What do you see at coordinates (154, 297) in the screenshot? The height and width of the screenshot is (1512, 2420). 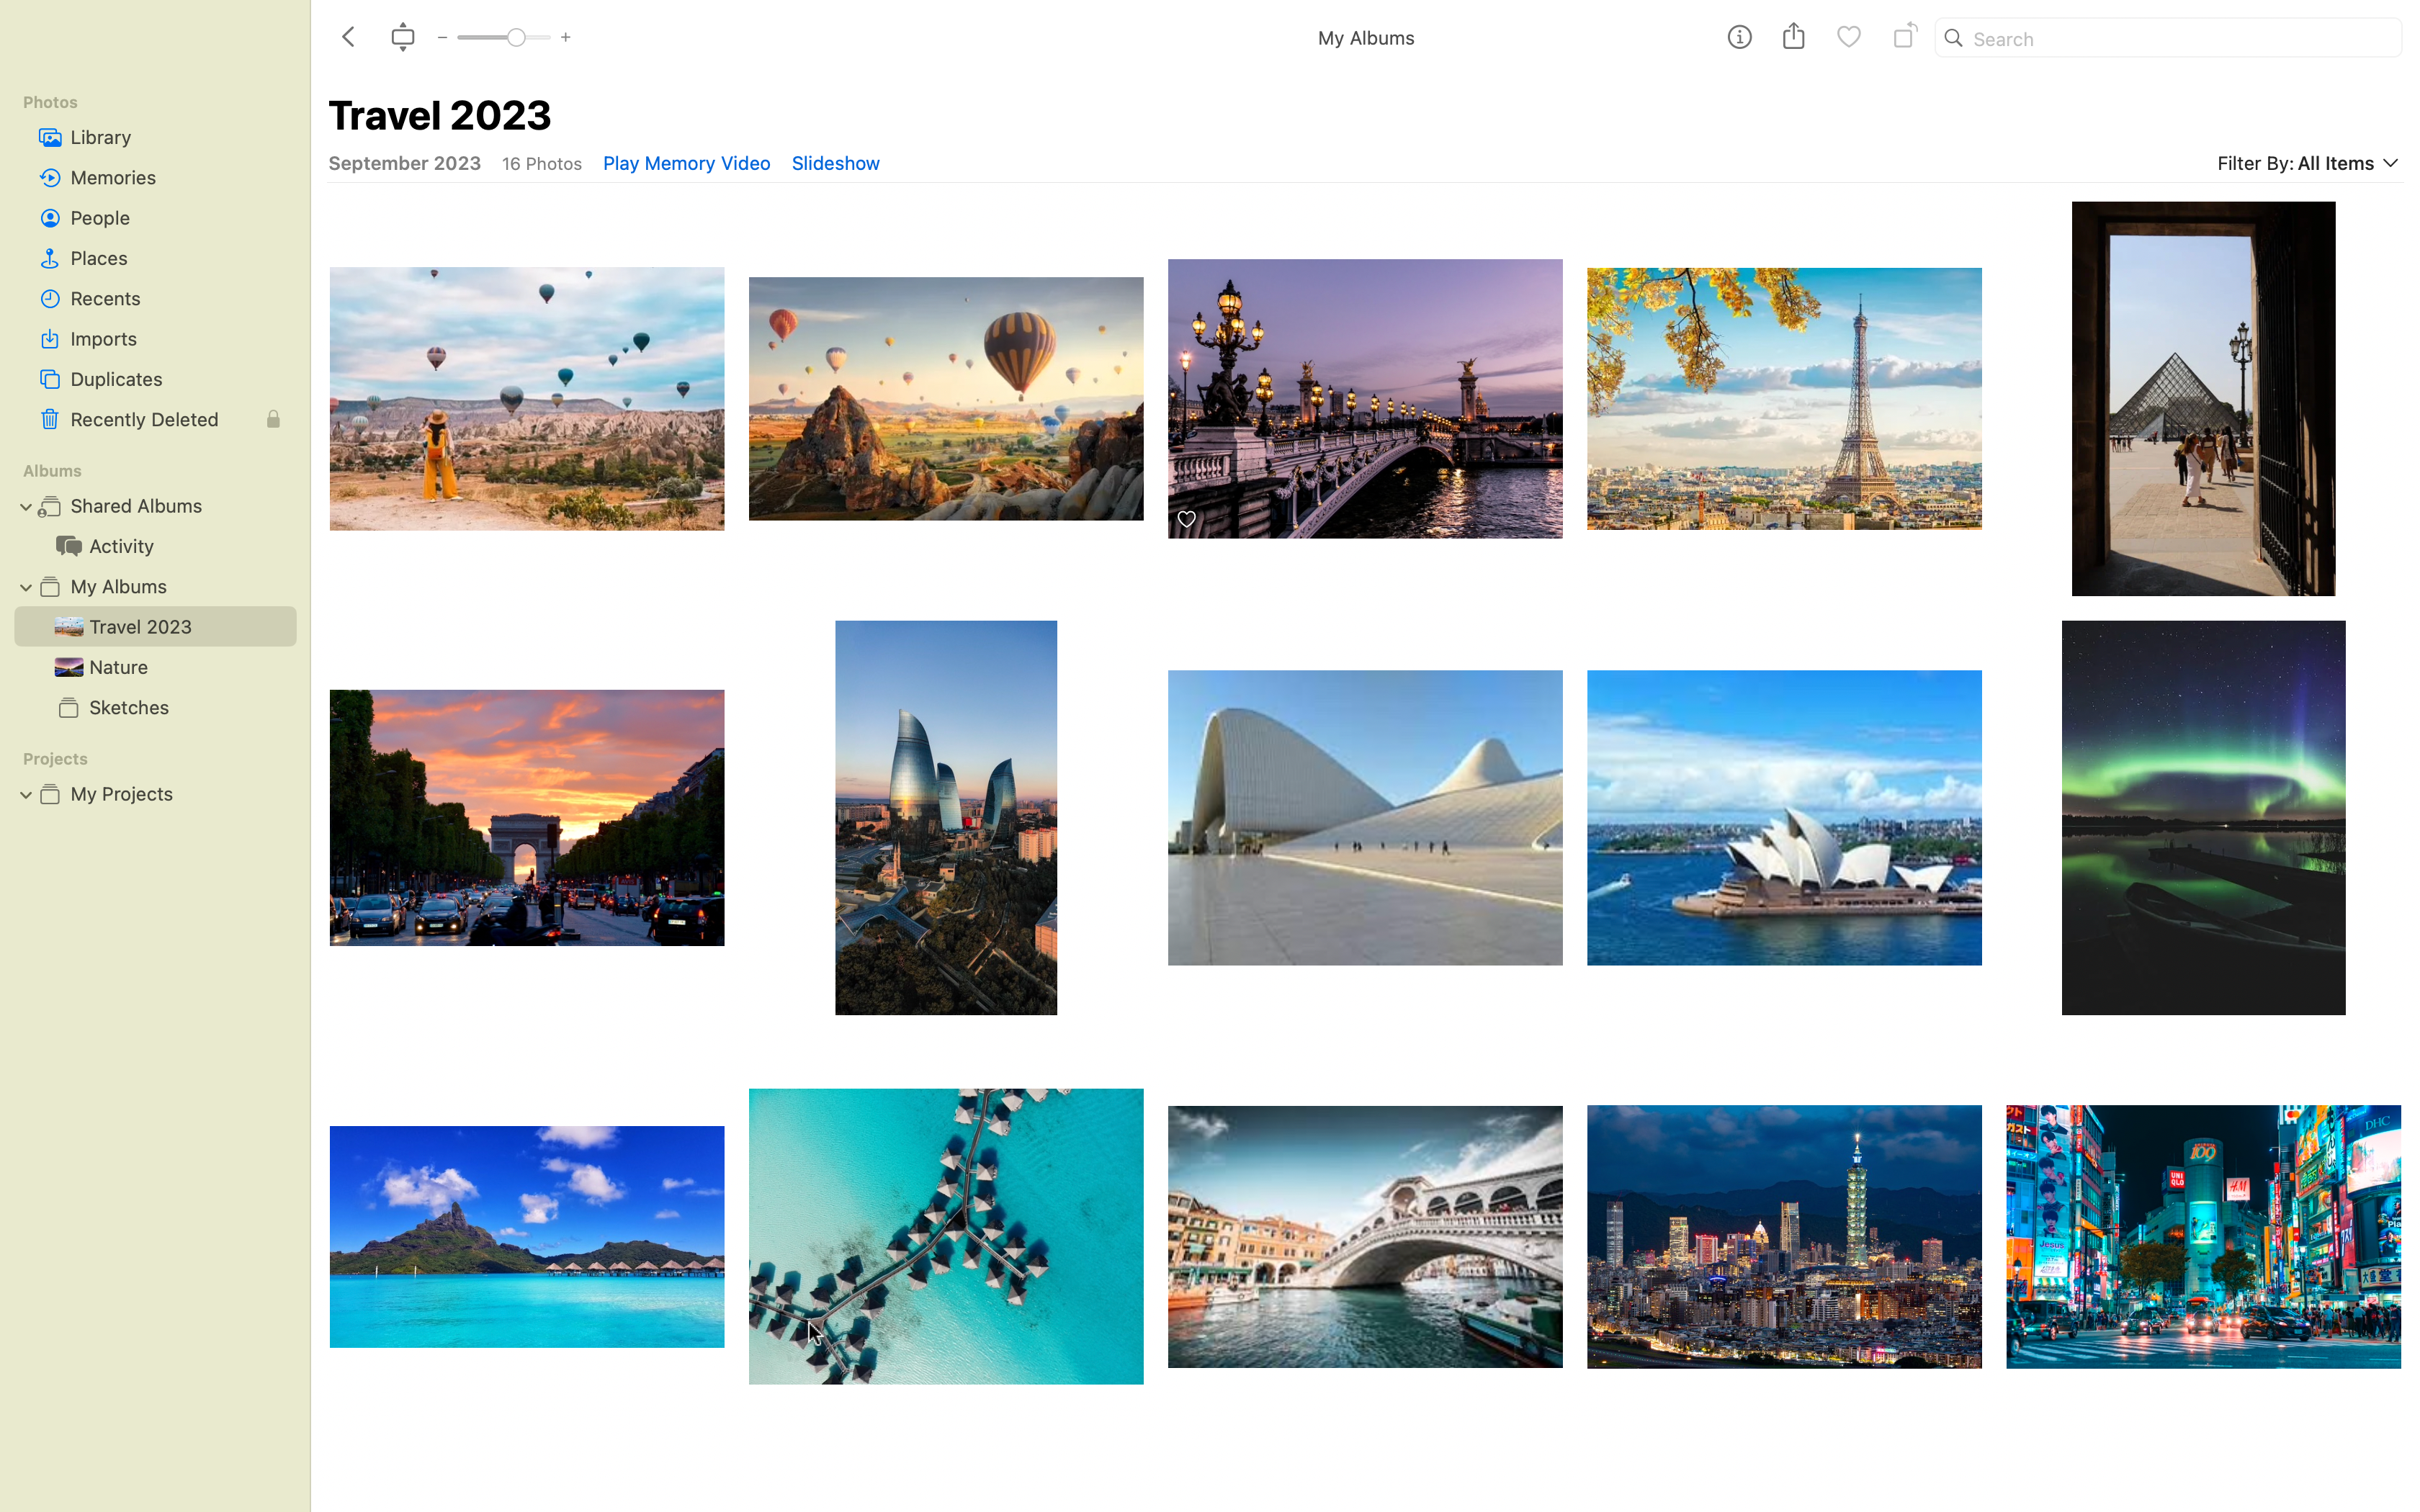 I see `In the "Recents" album, zoom in on the photos using the top menu` at bounding box center [154, 297].